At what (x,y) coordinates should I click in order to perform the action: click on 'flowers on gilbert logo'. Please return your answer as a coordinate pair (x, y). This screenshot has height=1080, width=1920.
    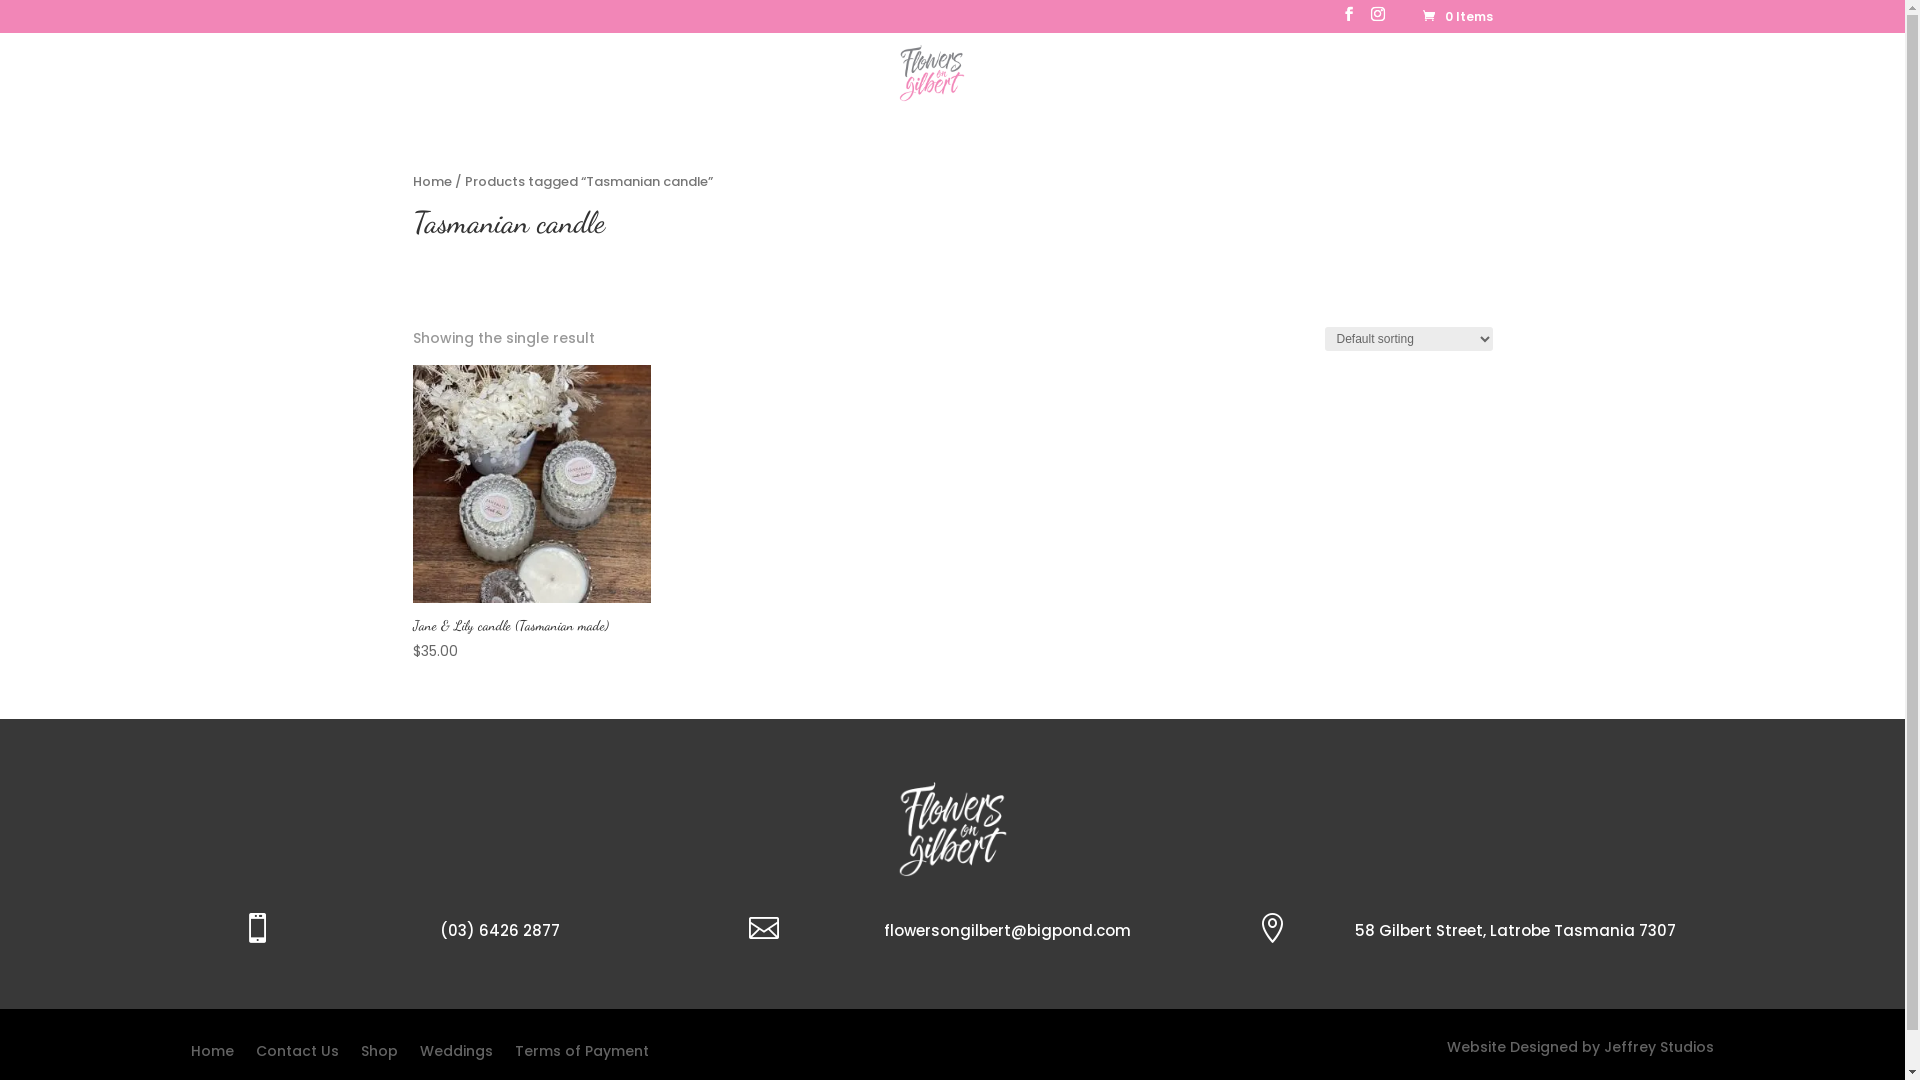
    Looking at the image, I should click on (952, 829).